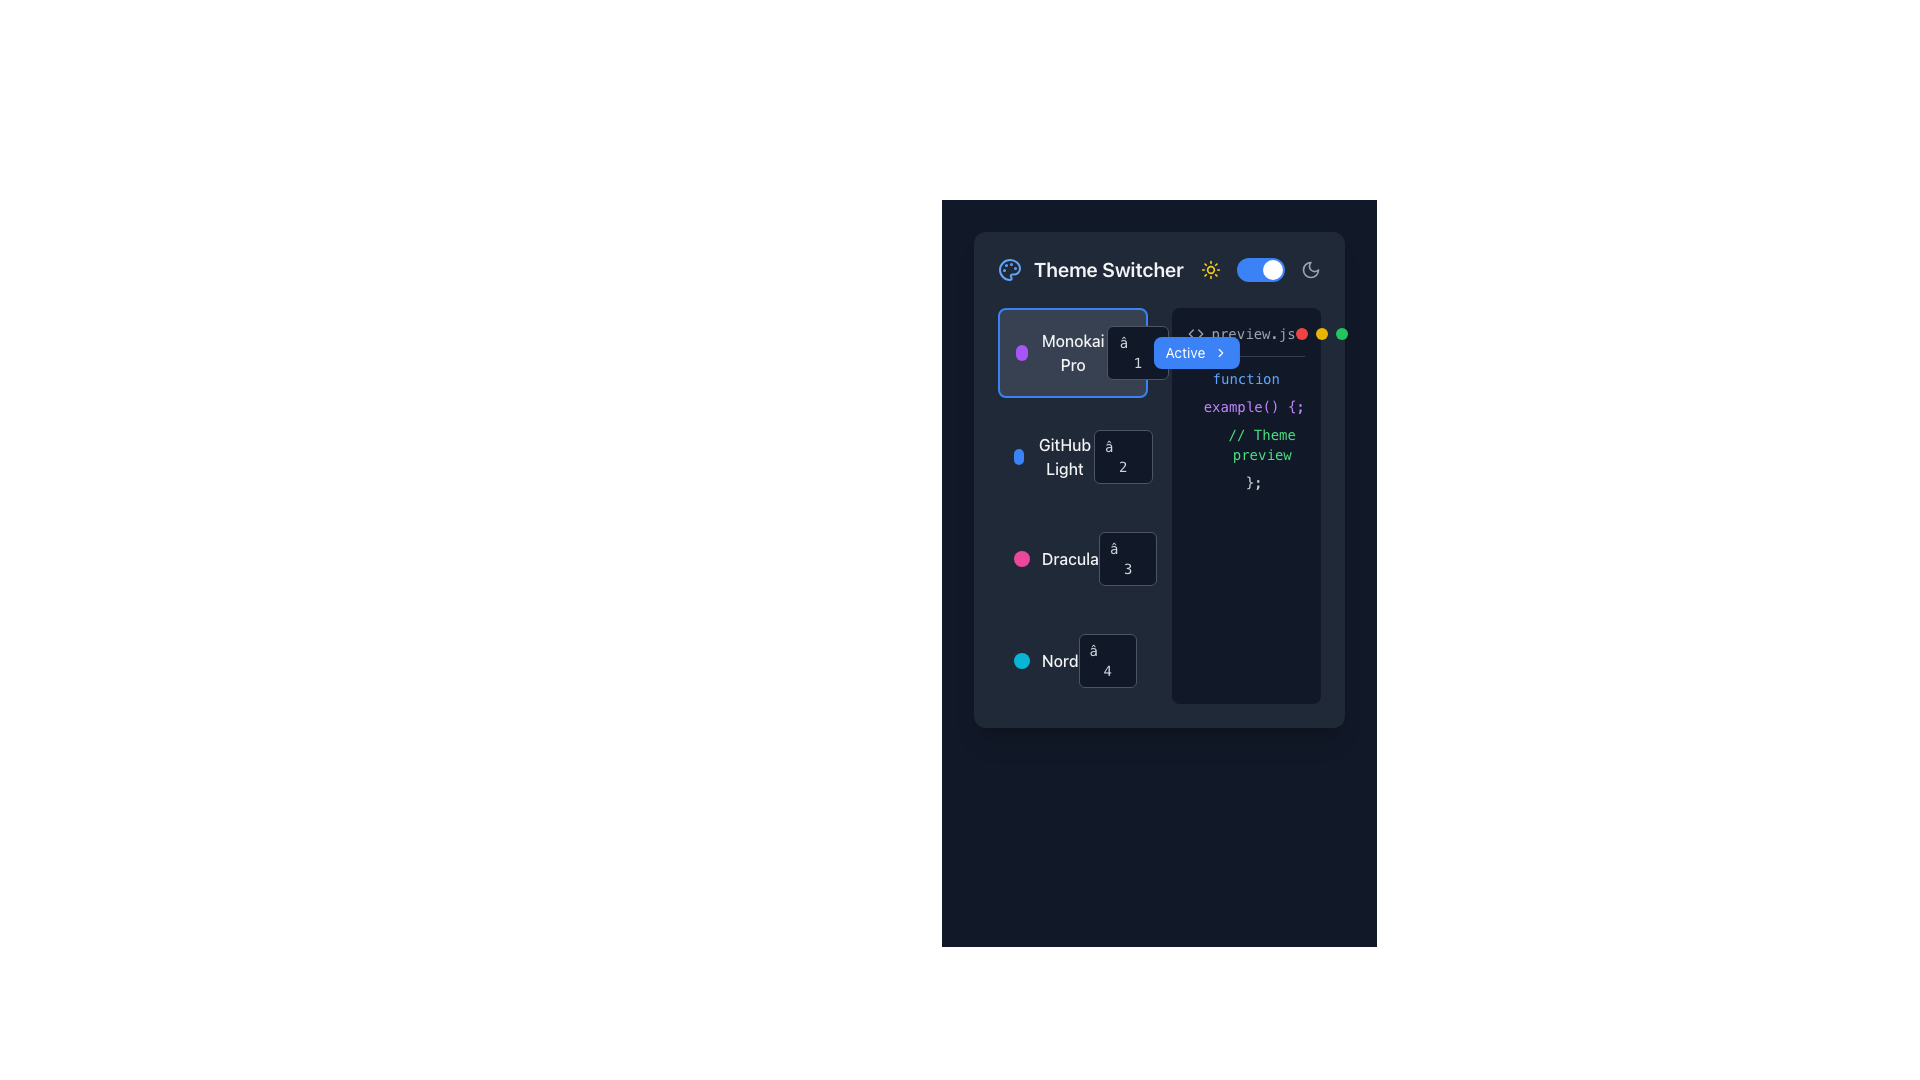 This screenshot has width=1920, height=1080. I want to click on the fourth selectable list item labeled 'Nord' in the 'Theme Switcher' section, so click(1071, 660).